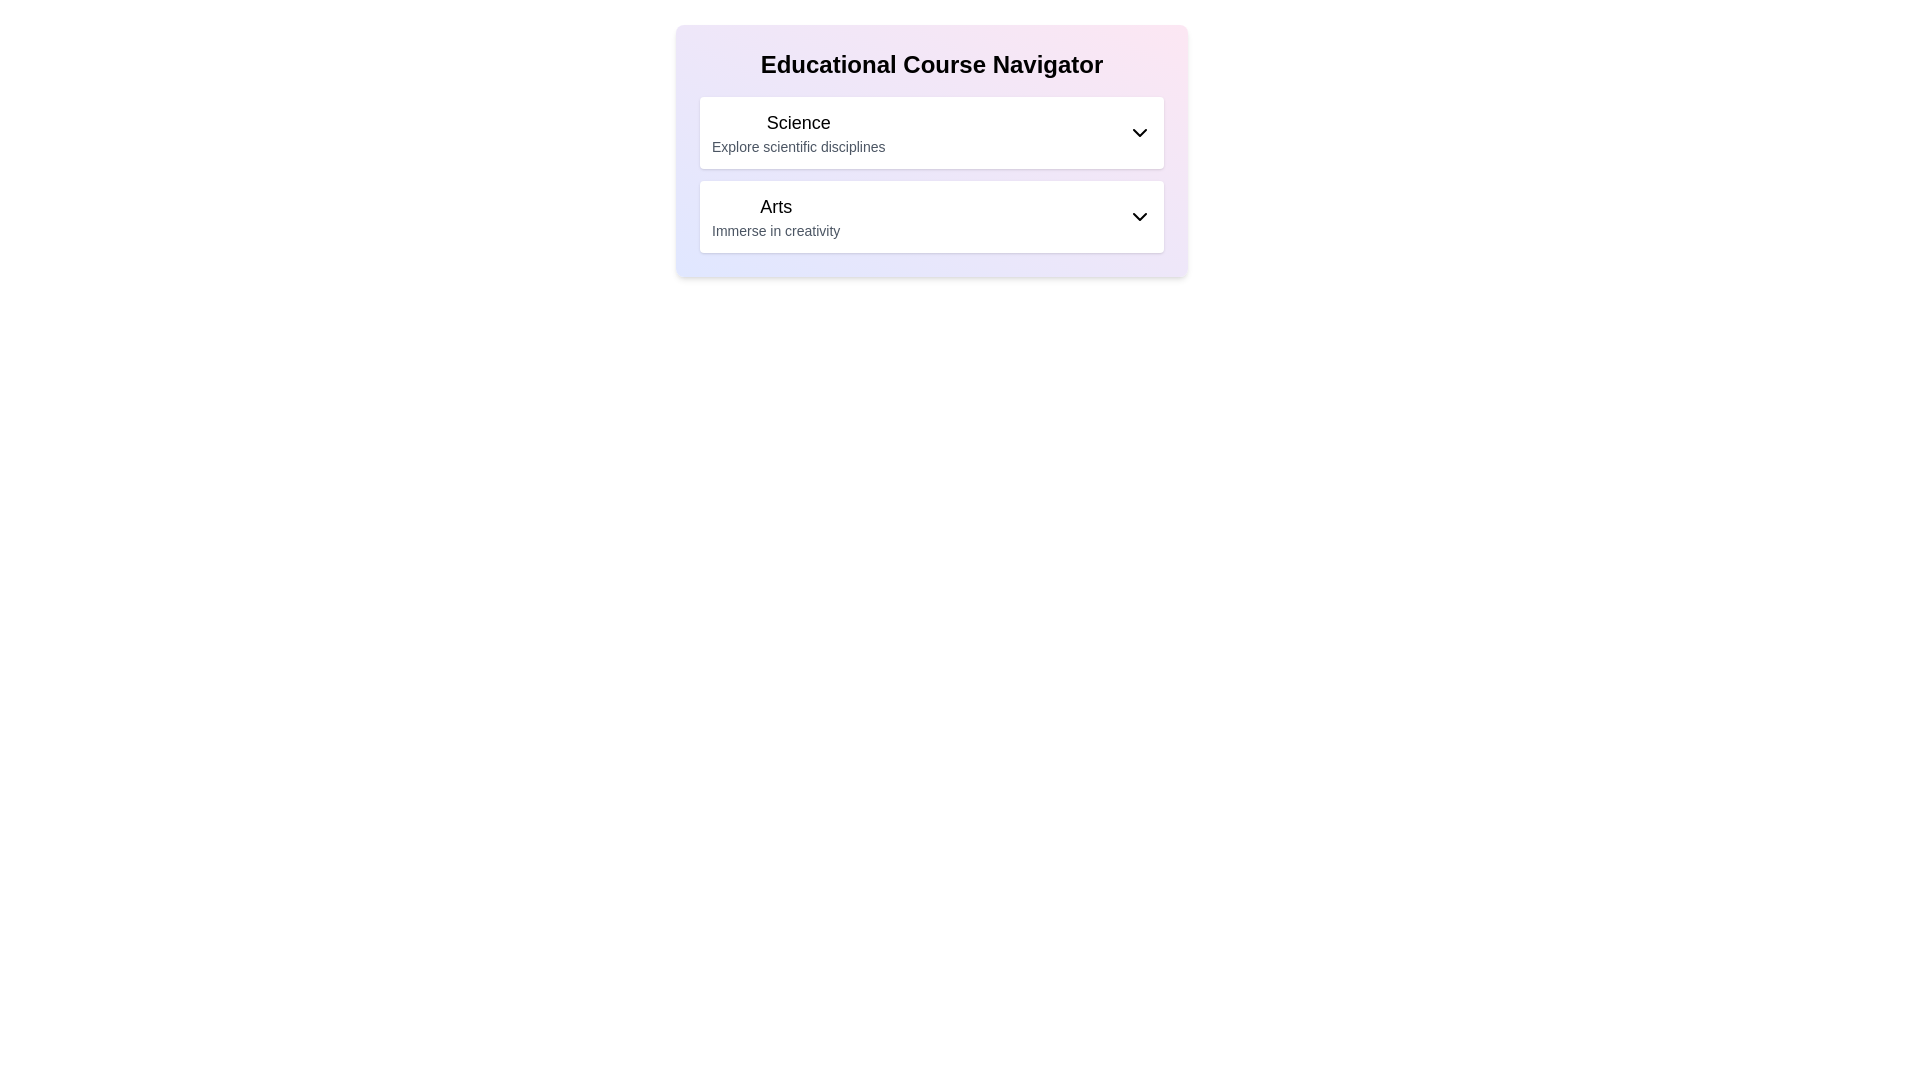 The image size is (1920, 1080). I want to click on the downward-facing chevron icon indicating additional options in the 'Arts Immerse in creativity' section, so click(1140, 216).